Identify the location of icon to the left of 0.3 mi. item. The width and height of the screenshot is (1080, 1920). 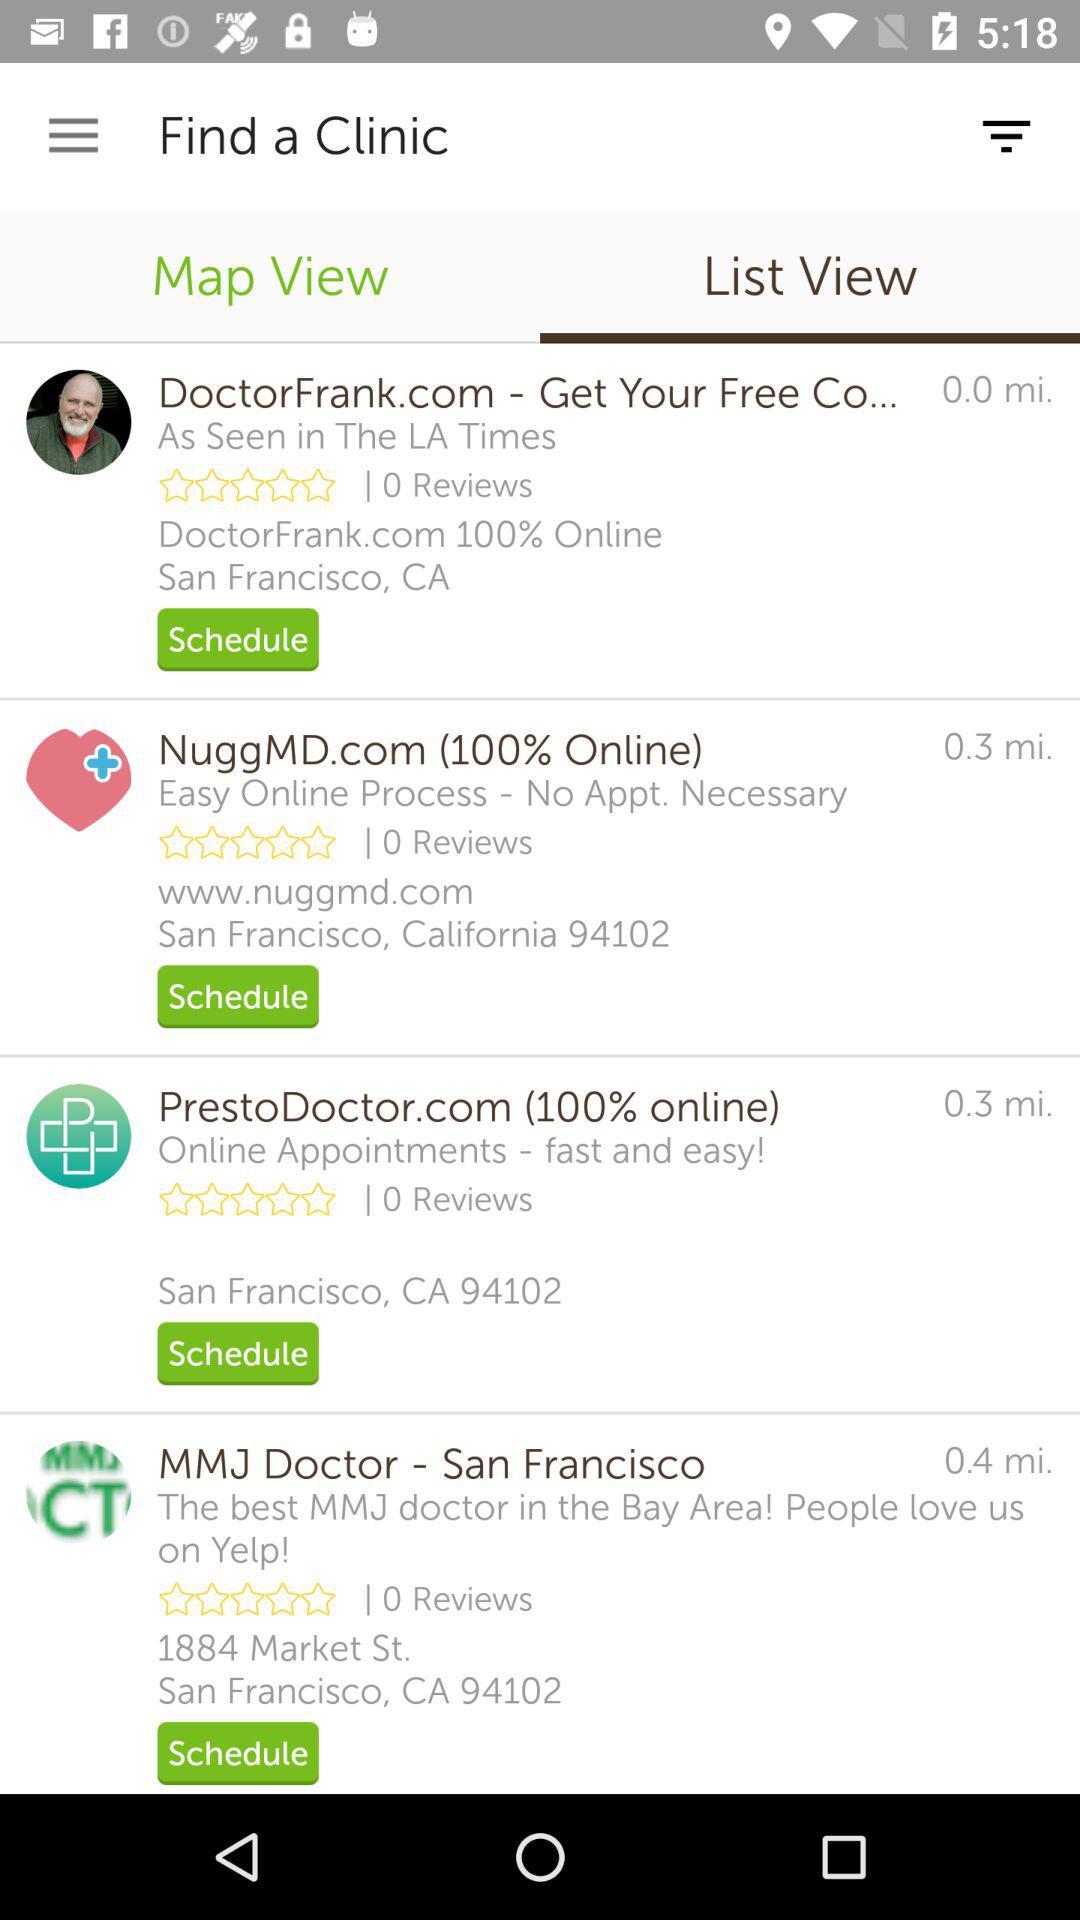
(462, 1150).